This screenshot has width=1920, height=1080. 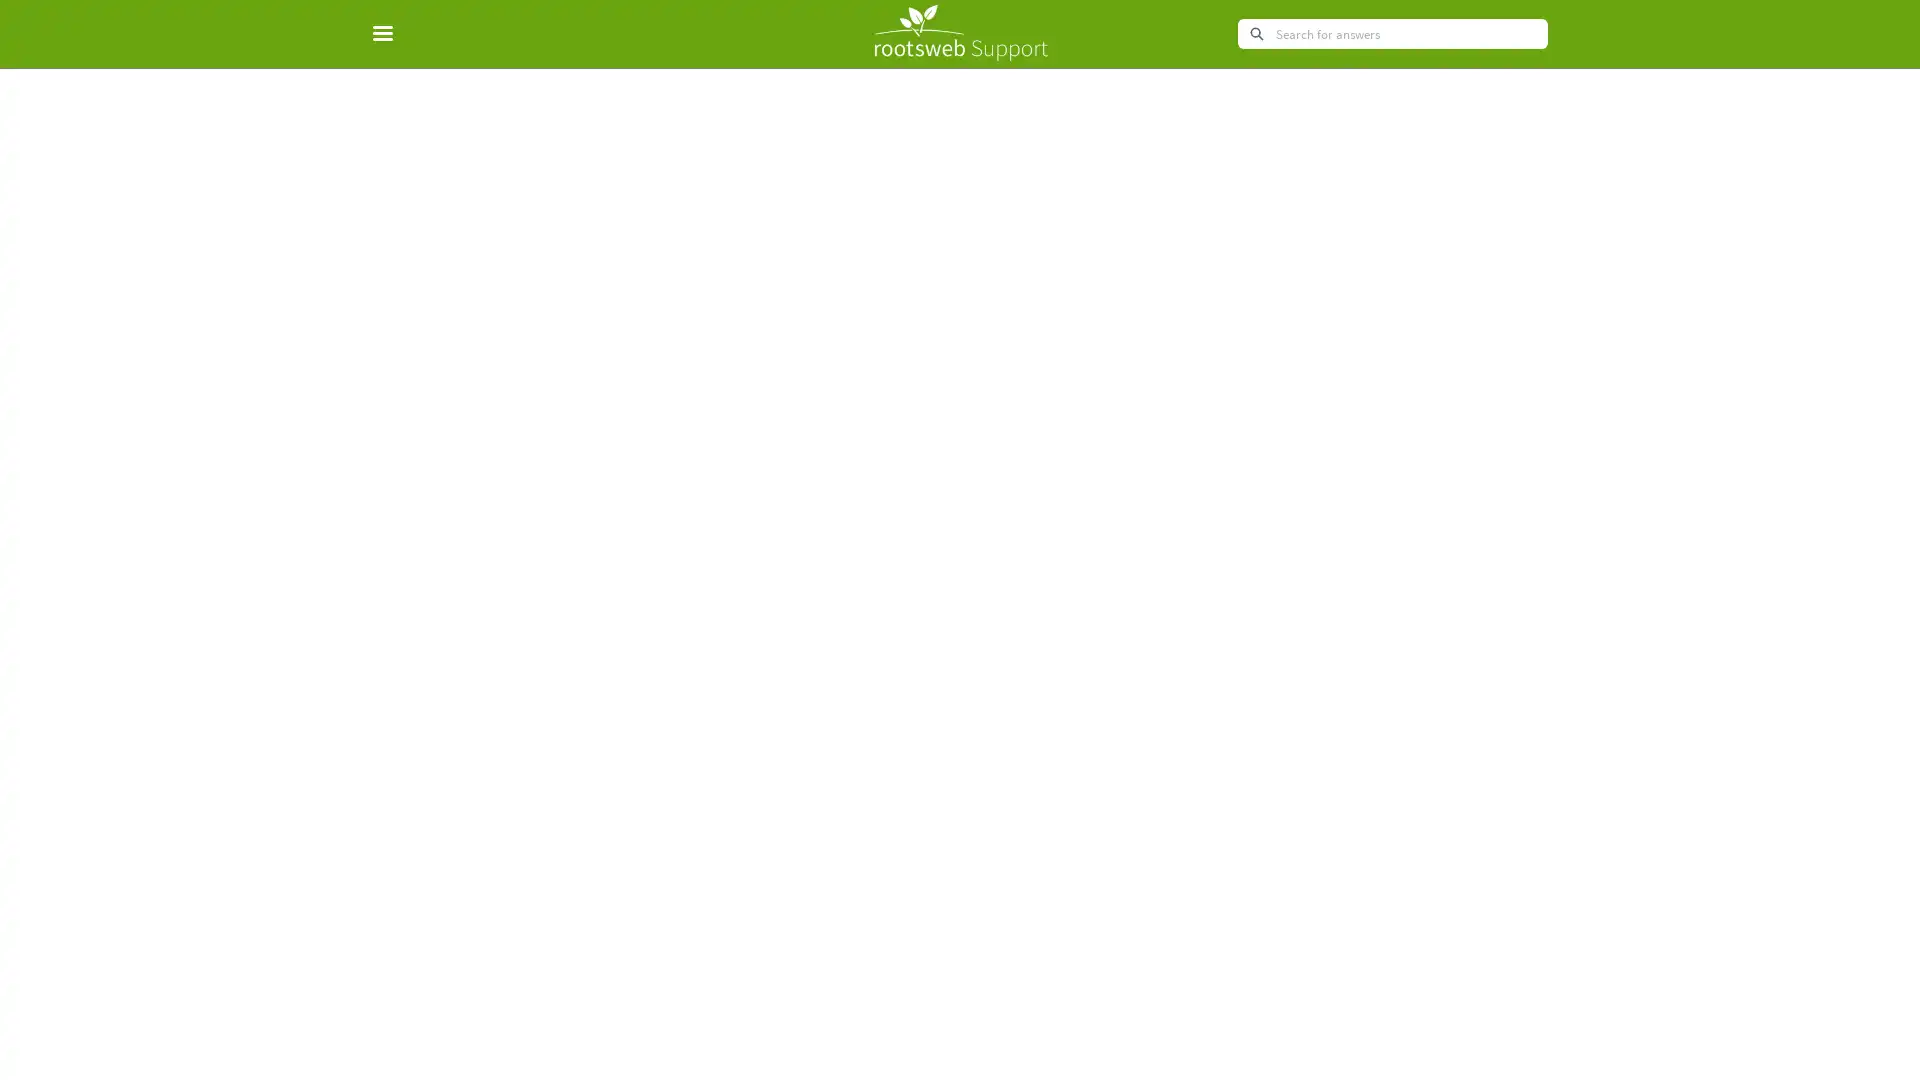 I want to click on Navigation menu, so click(x=393, y=34).